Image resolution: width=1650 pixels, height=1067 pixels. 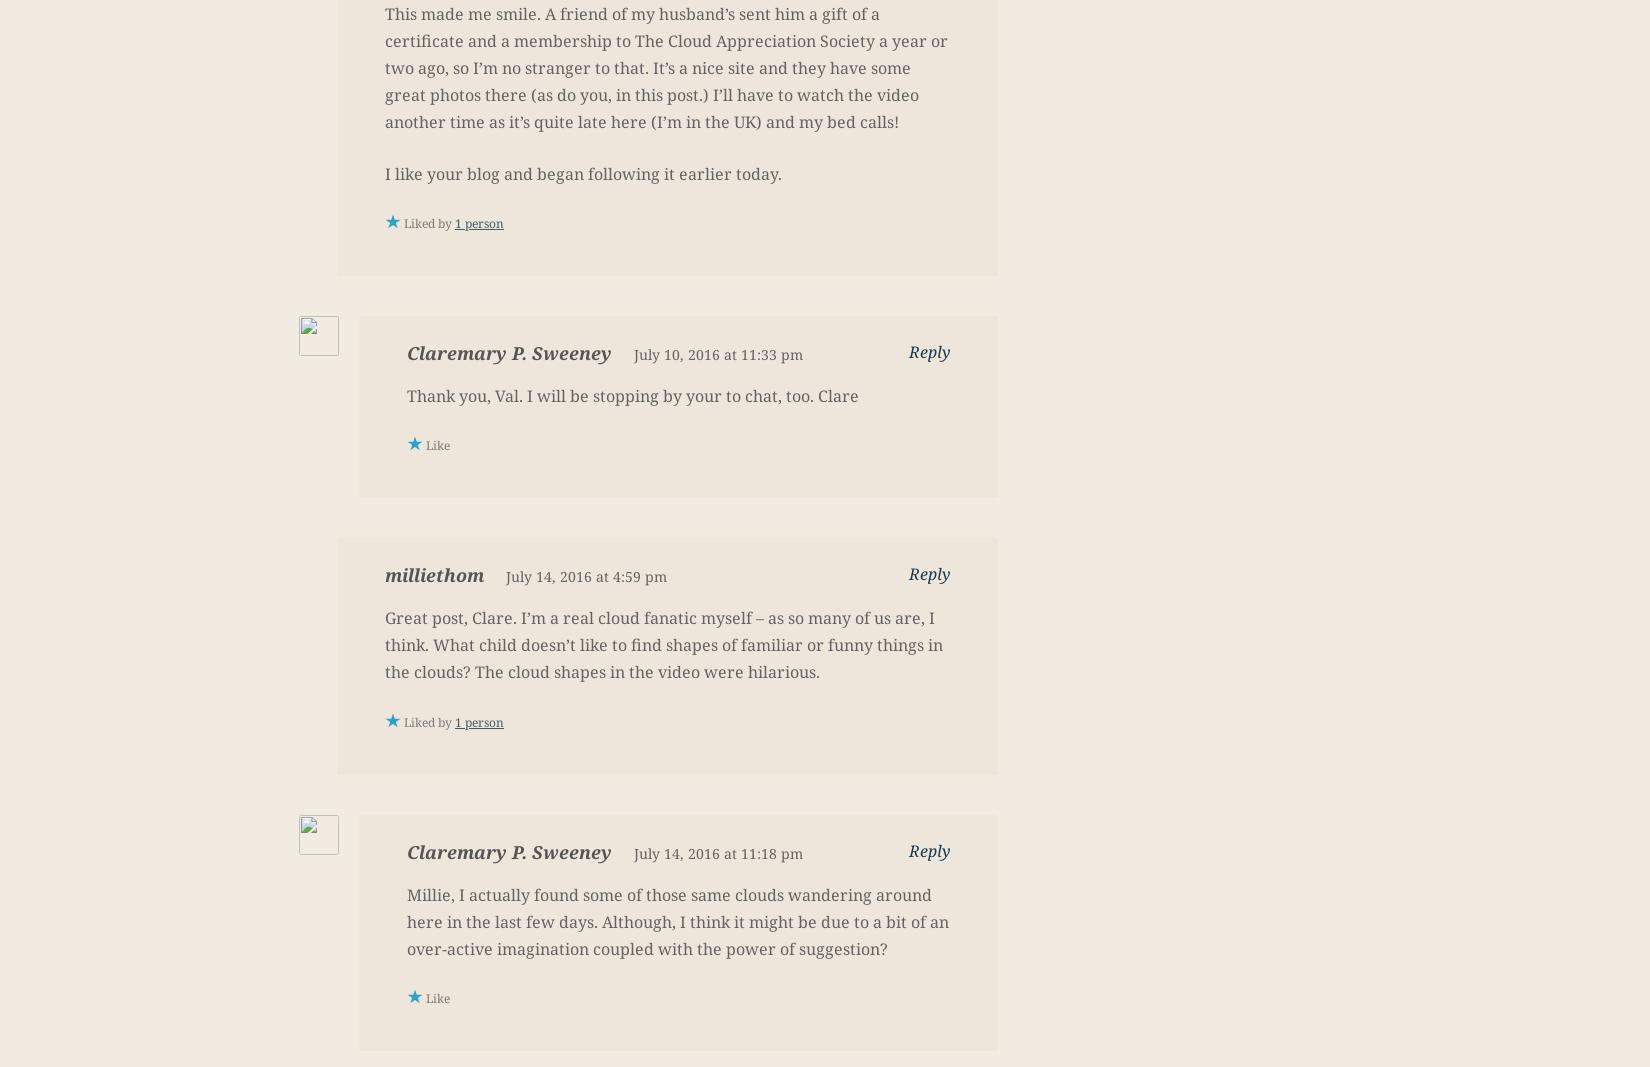 I want to click on 'This made me smile. A friend of my husband’s sent him a gift of a certificate and a membership to The Cloud Appreciation Society a year or two ago, so I’m no stranger to that. It’s a nice site and they have some great photos there (as do you, in this post.)  I’ll have to watch the video another time as it’s quite late here (I’m in the UK) and my bed calls!', so click(x=665, y=66).